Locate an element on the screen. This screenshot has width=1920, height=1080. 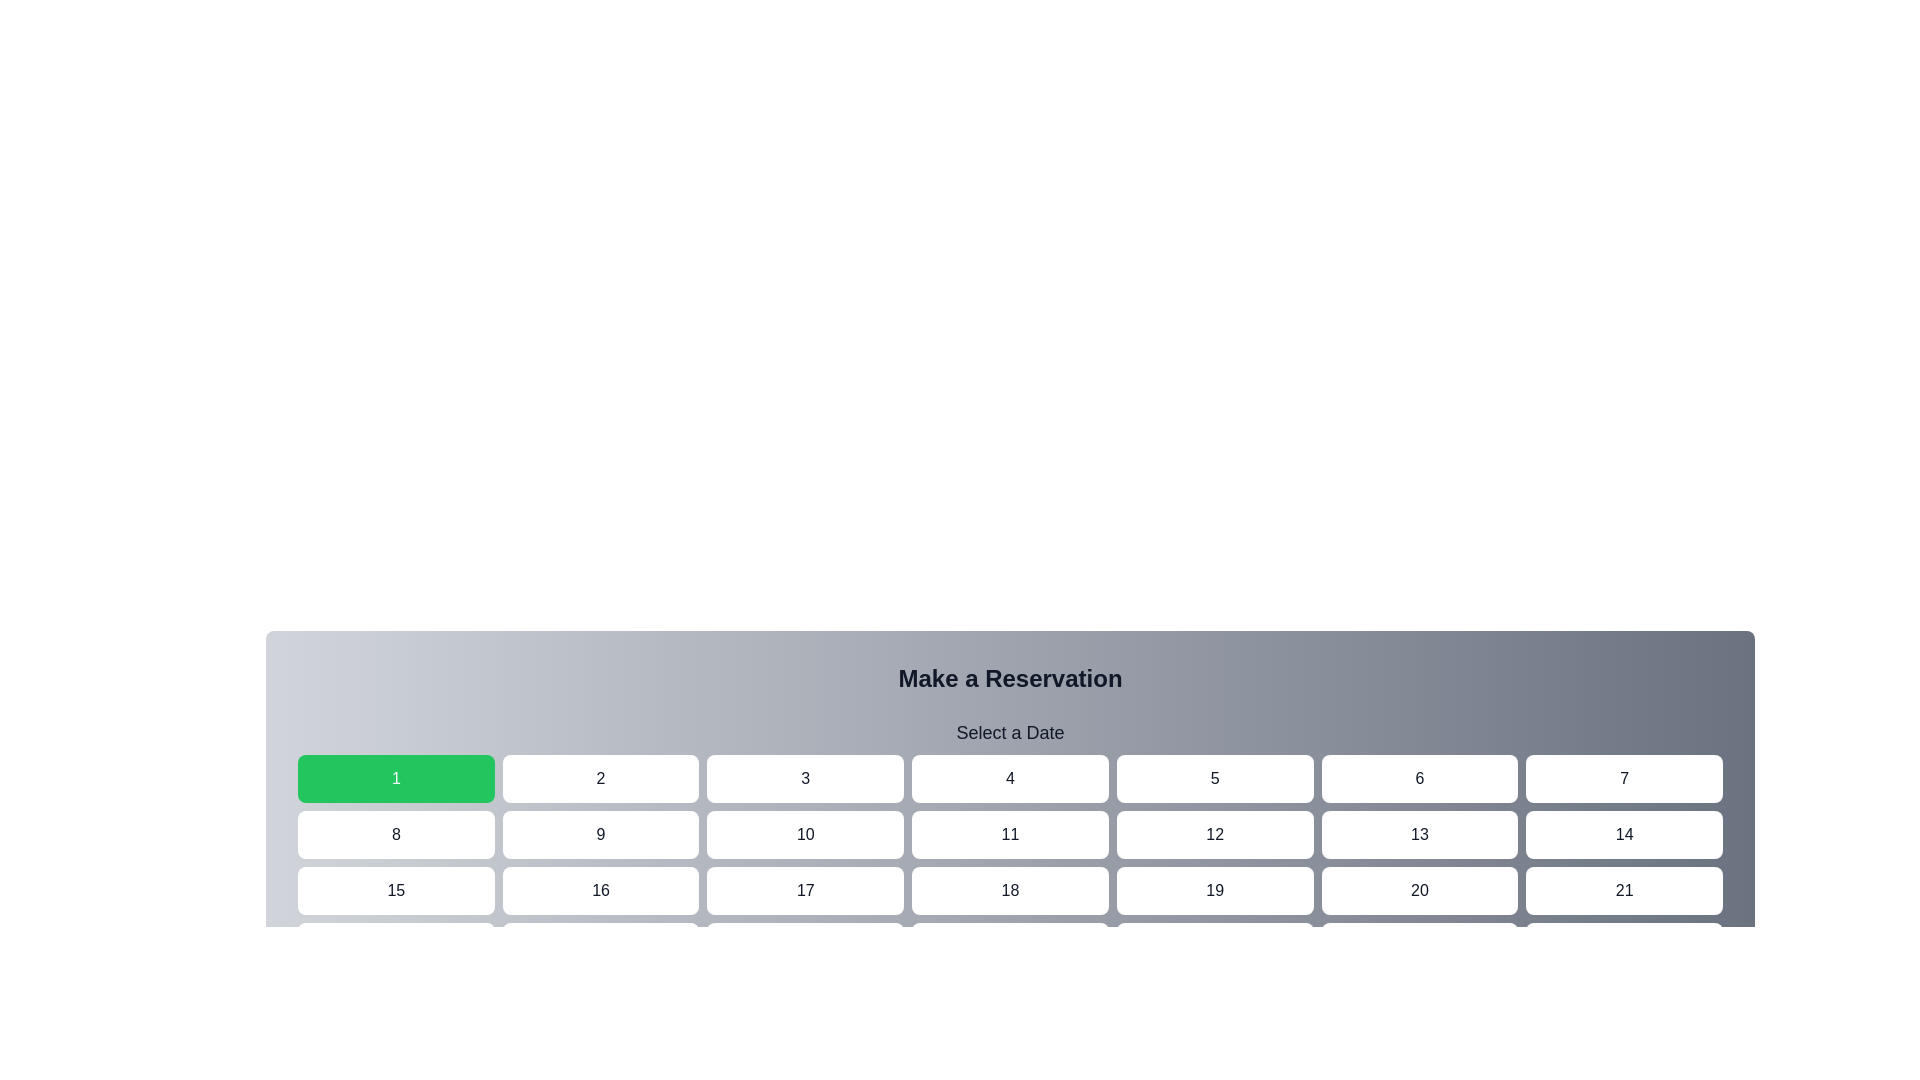
the button displaying the number '15' centered in black text, located in the first column of the third row in a 7-column grid layout is located at coordinates (396, 890).